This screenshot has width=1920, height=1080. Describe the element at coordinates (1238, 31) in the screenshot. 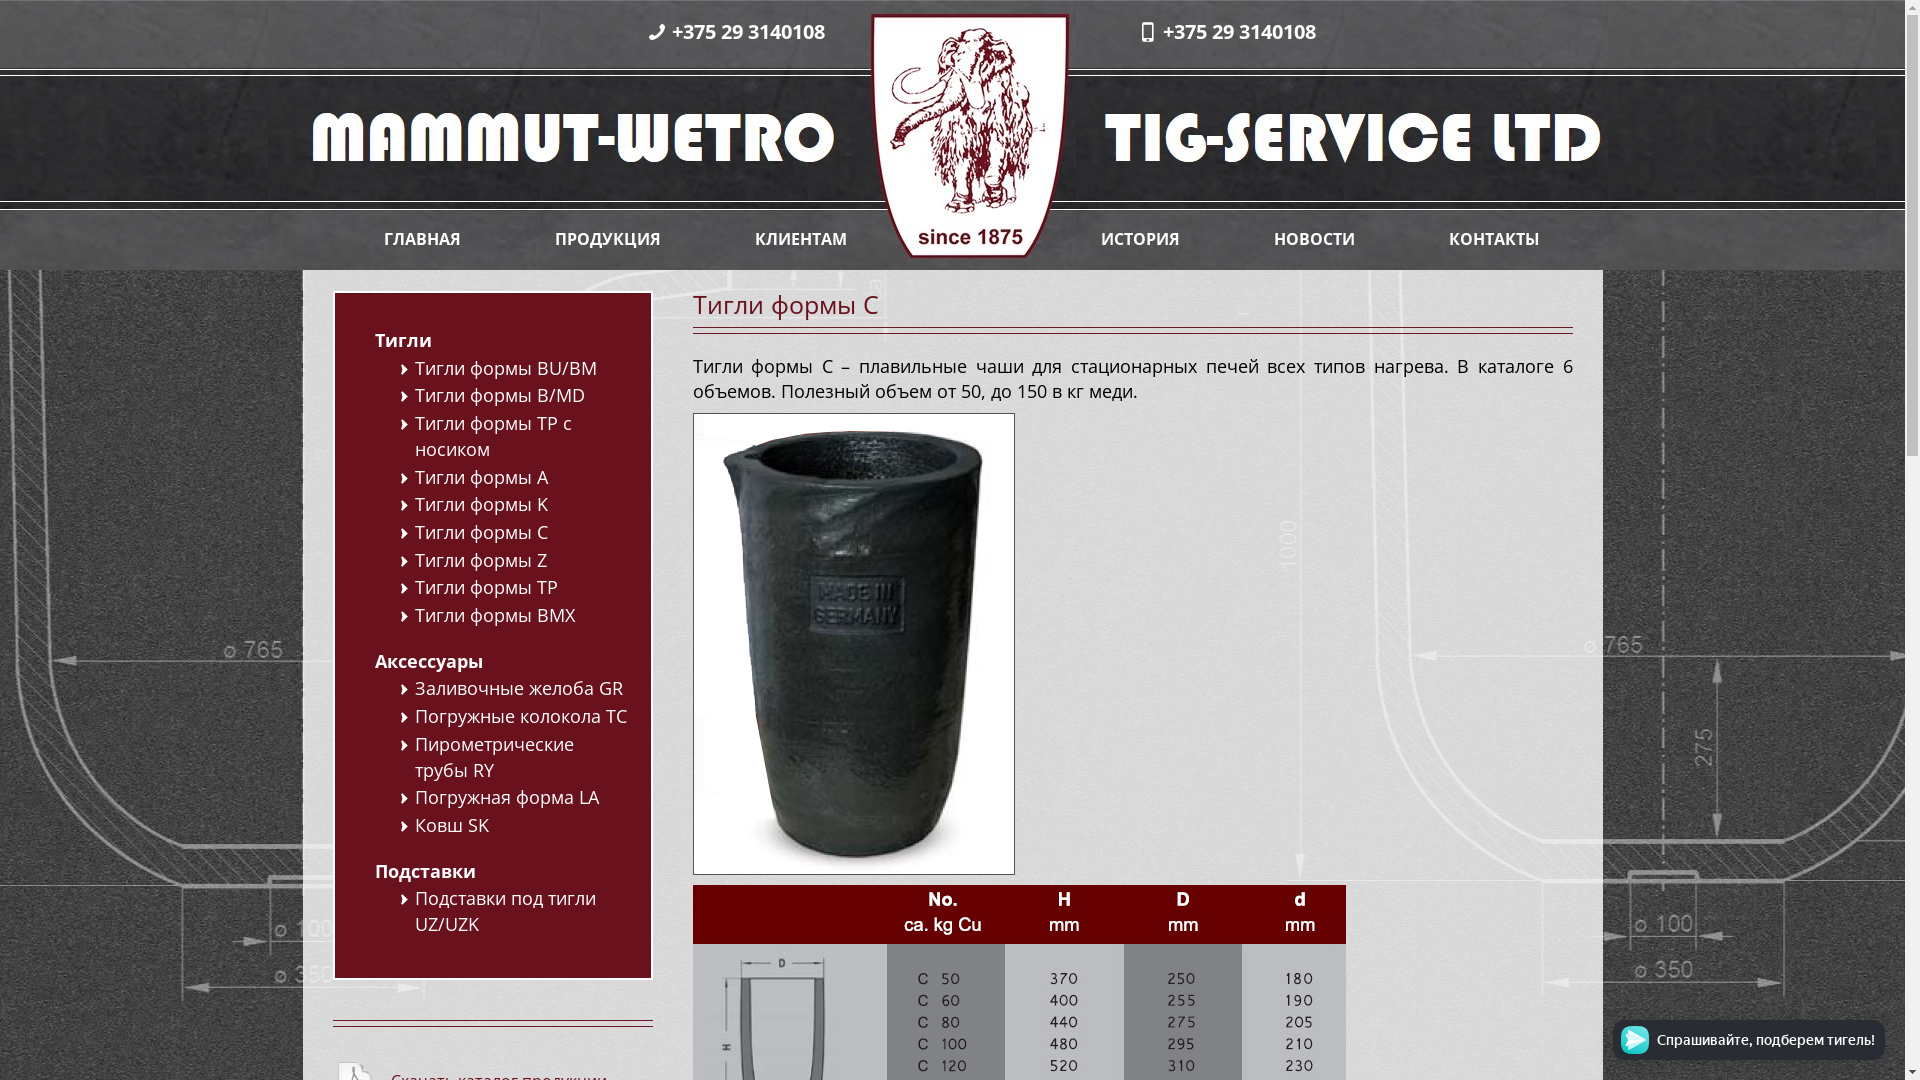

I see `'+375 29 3140108'` at that location.